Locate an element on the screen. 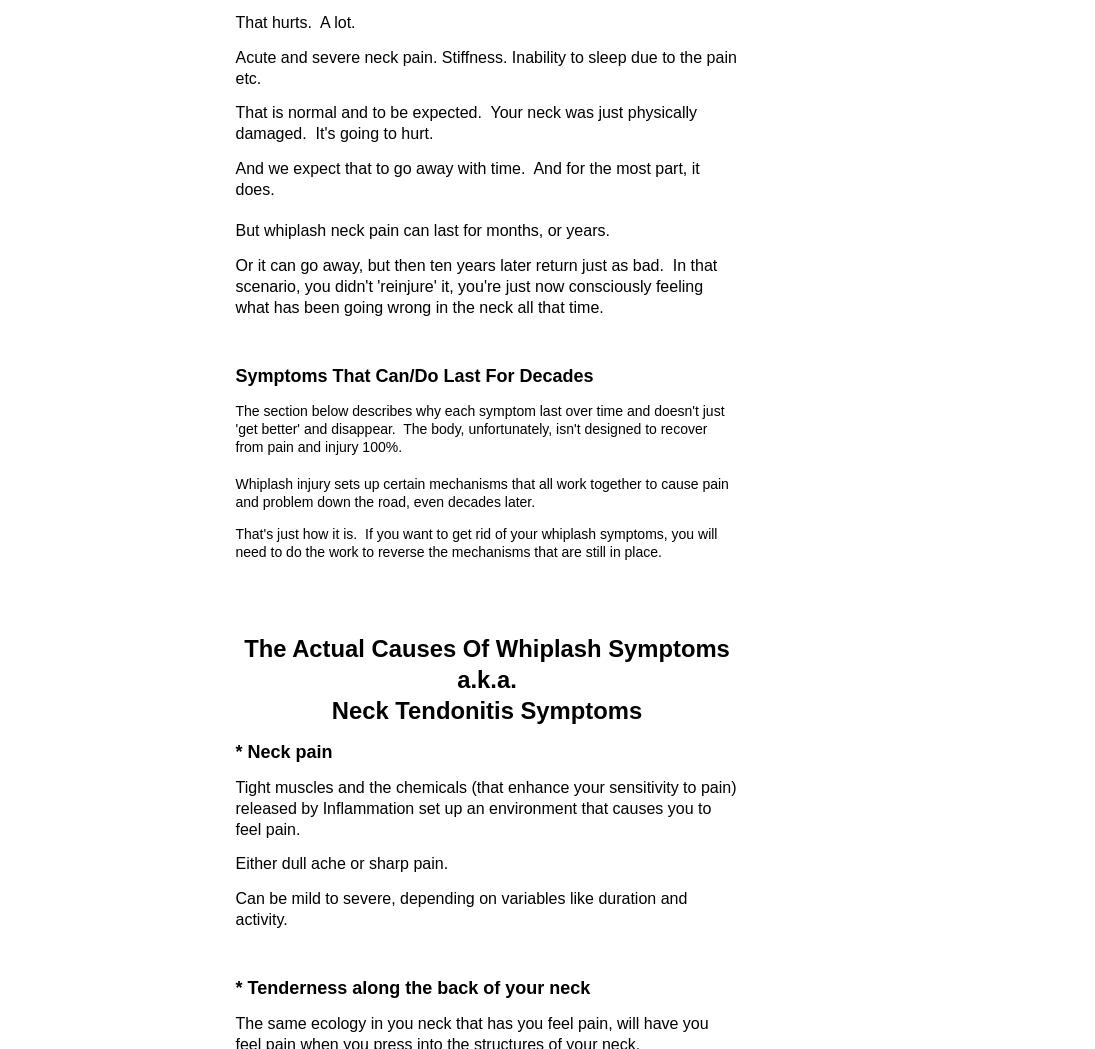 Image resolution: width=1095 pixels, height=1049 pixels. 'Neck Tendonitis Symptoms' is located at coordinates (331, 709).